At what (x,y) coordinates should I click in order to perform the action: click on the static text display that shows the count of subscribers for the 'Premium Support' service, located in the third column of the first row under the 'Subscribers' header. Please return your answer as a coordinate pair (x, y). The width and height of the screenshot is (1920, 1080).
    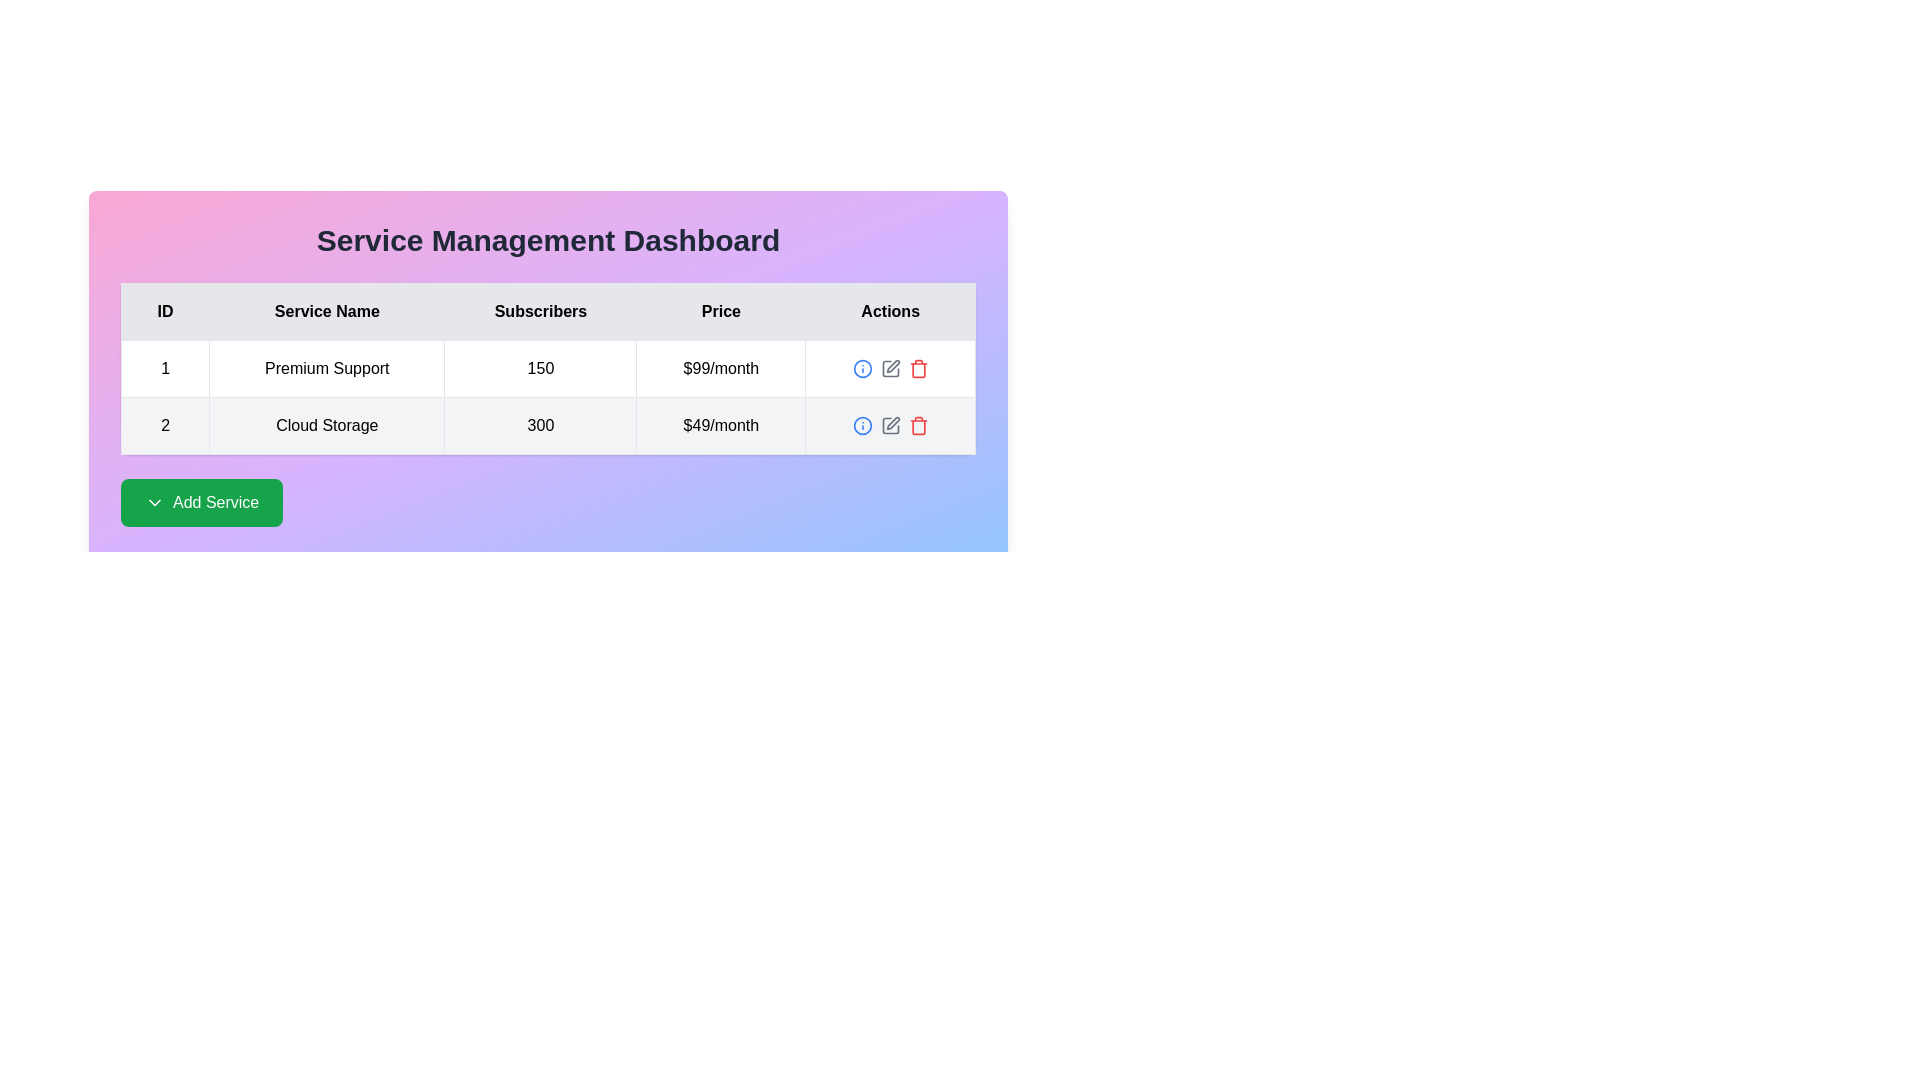
    Looking at the image, I should click on (540, 369).